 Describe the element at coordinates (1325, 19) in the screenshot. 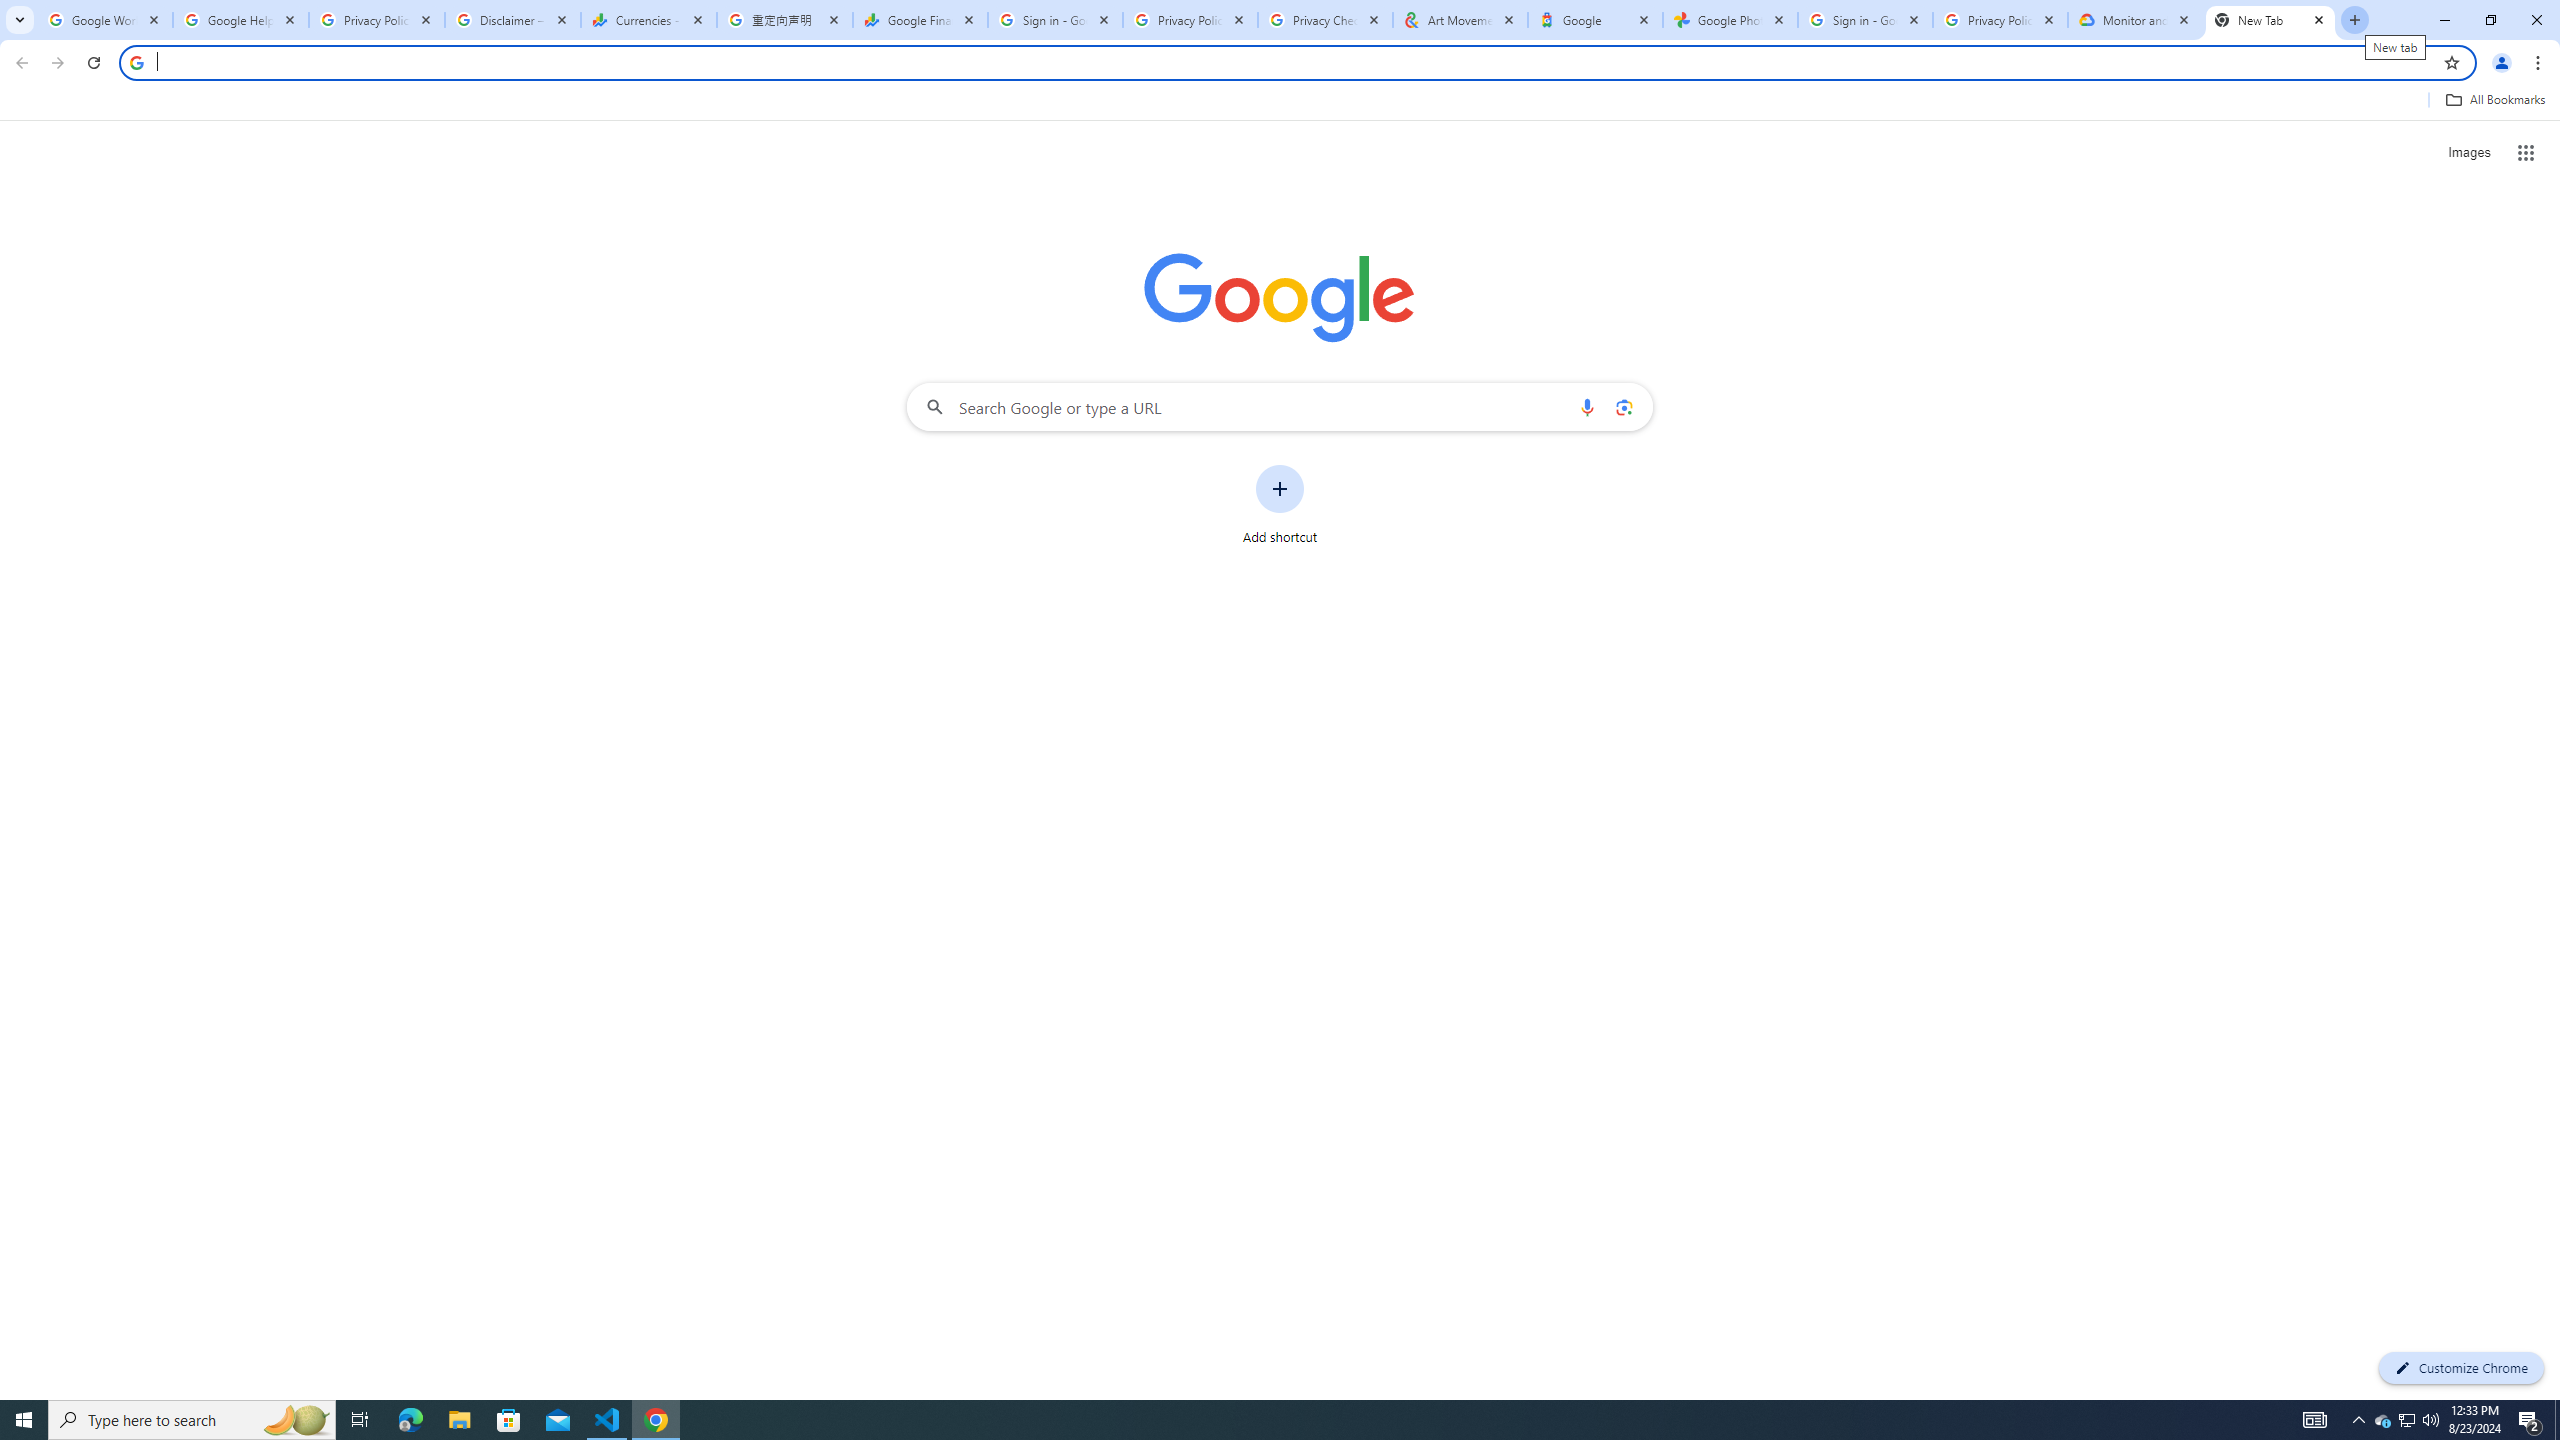

I see `'Privacy Checkup'` at that location.